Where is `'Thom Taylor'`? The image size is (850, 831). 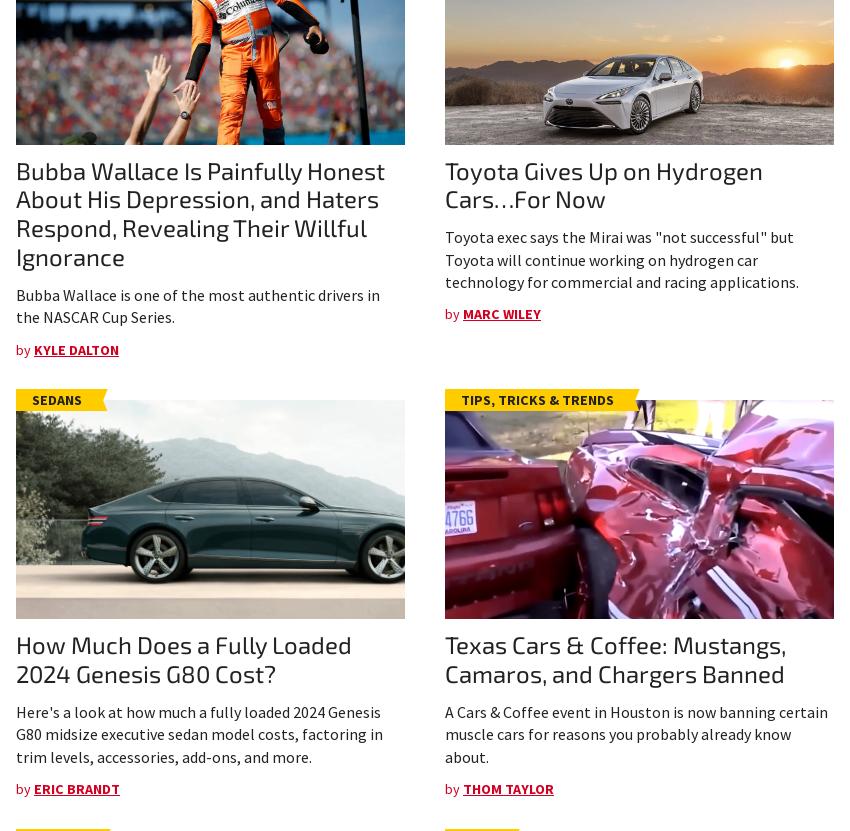
'Thom Taylor' is located at coordinates (461, 787).